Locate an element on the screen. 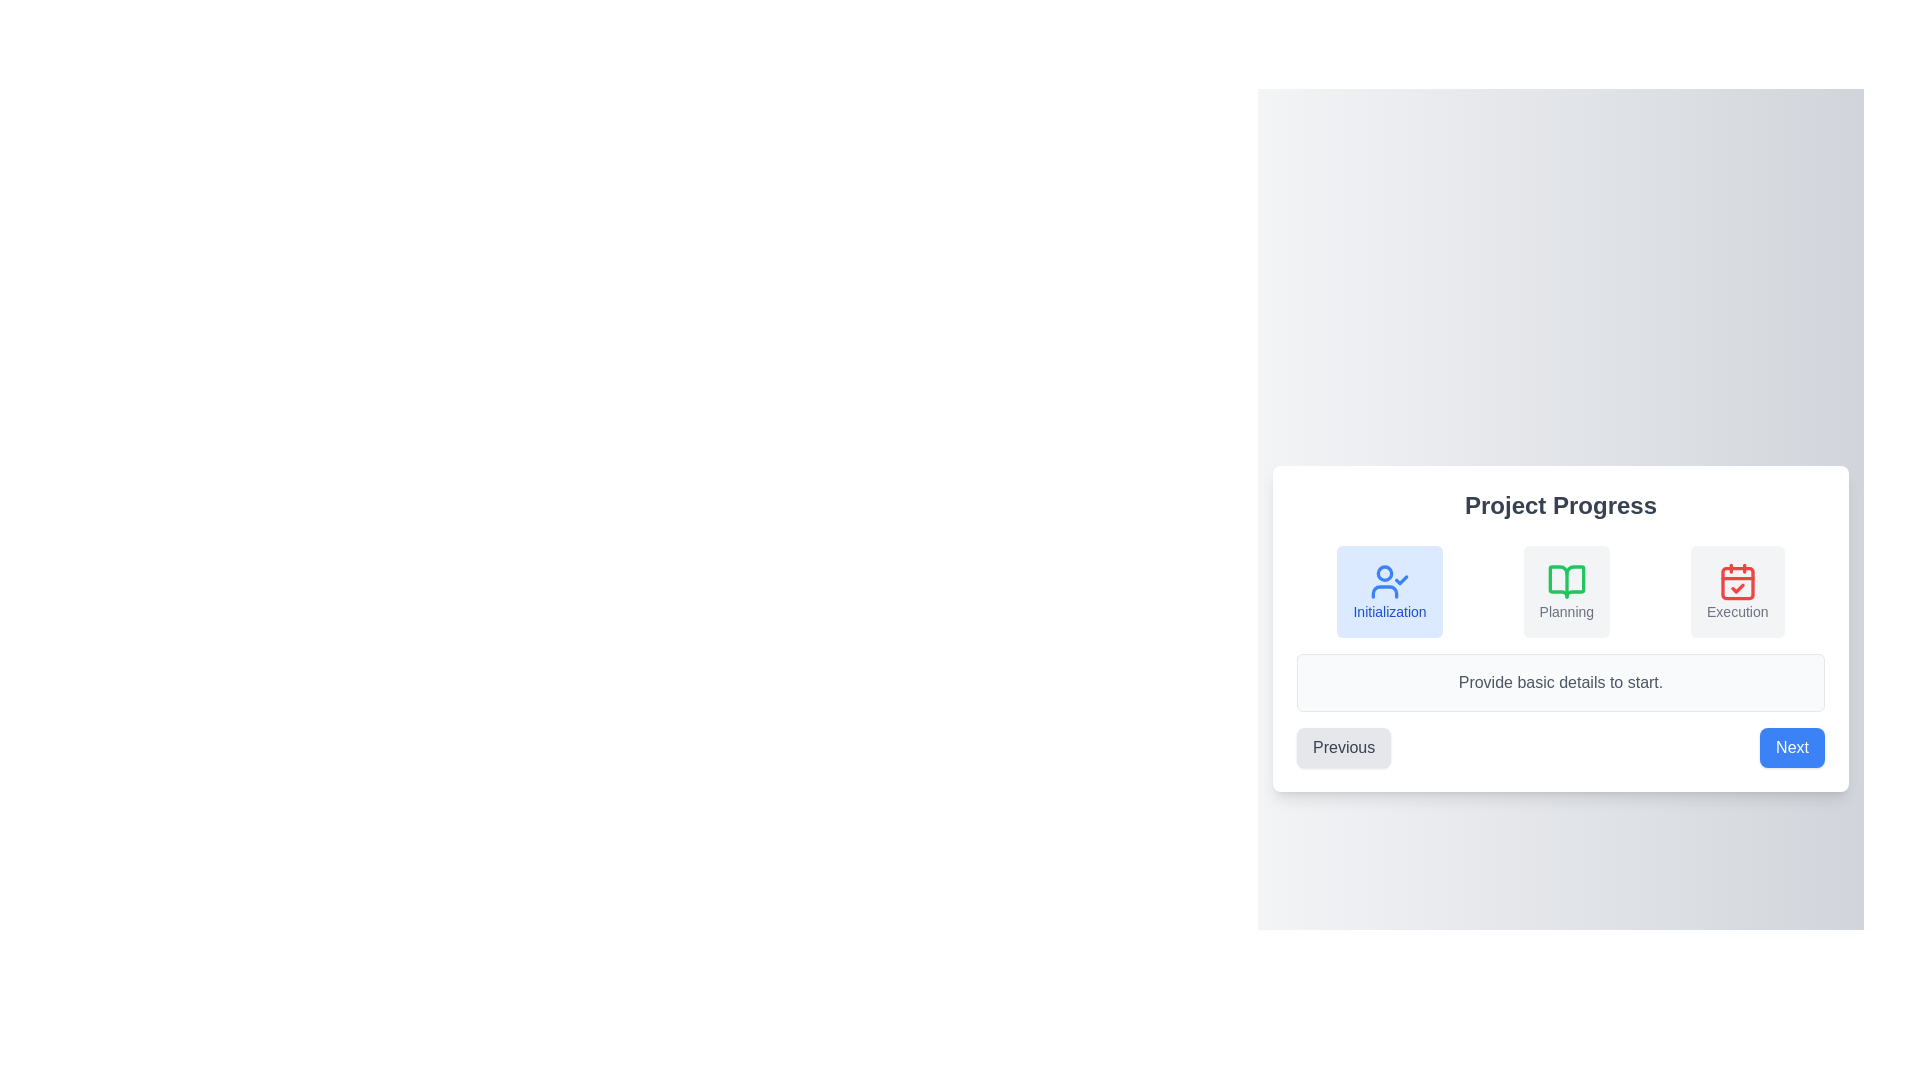 Image resolution: width=1920 pixels, height=1080 pixels. the step Planning in the step progress indicator is located at coordinates (1565, 590).